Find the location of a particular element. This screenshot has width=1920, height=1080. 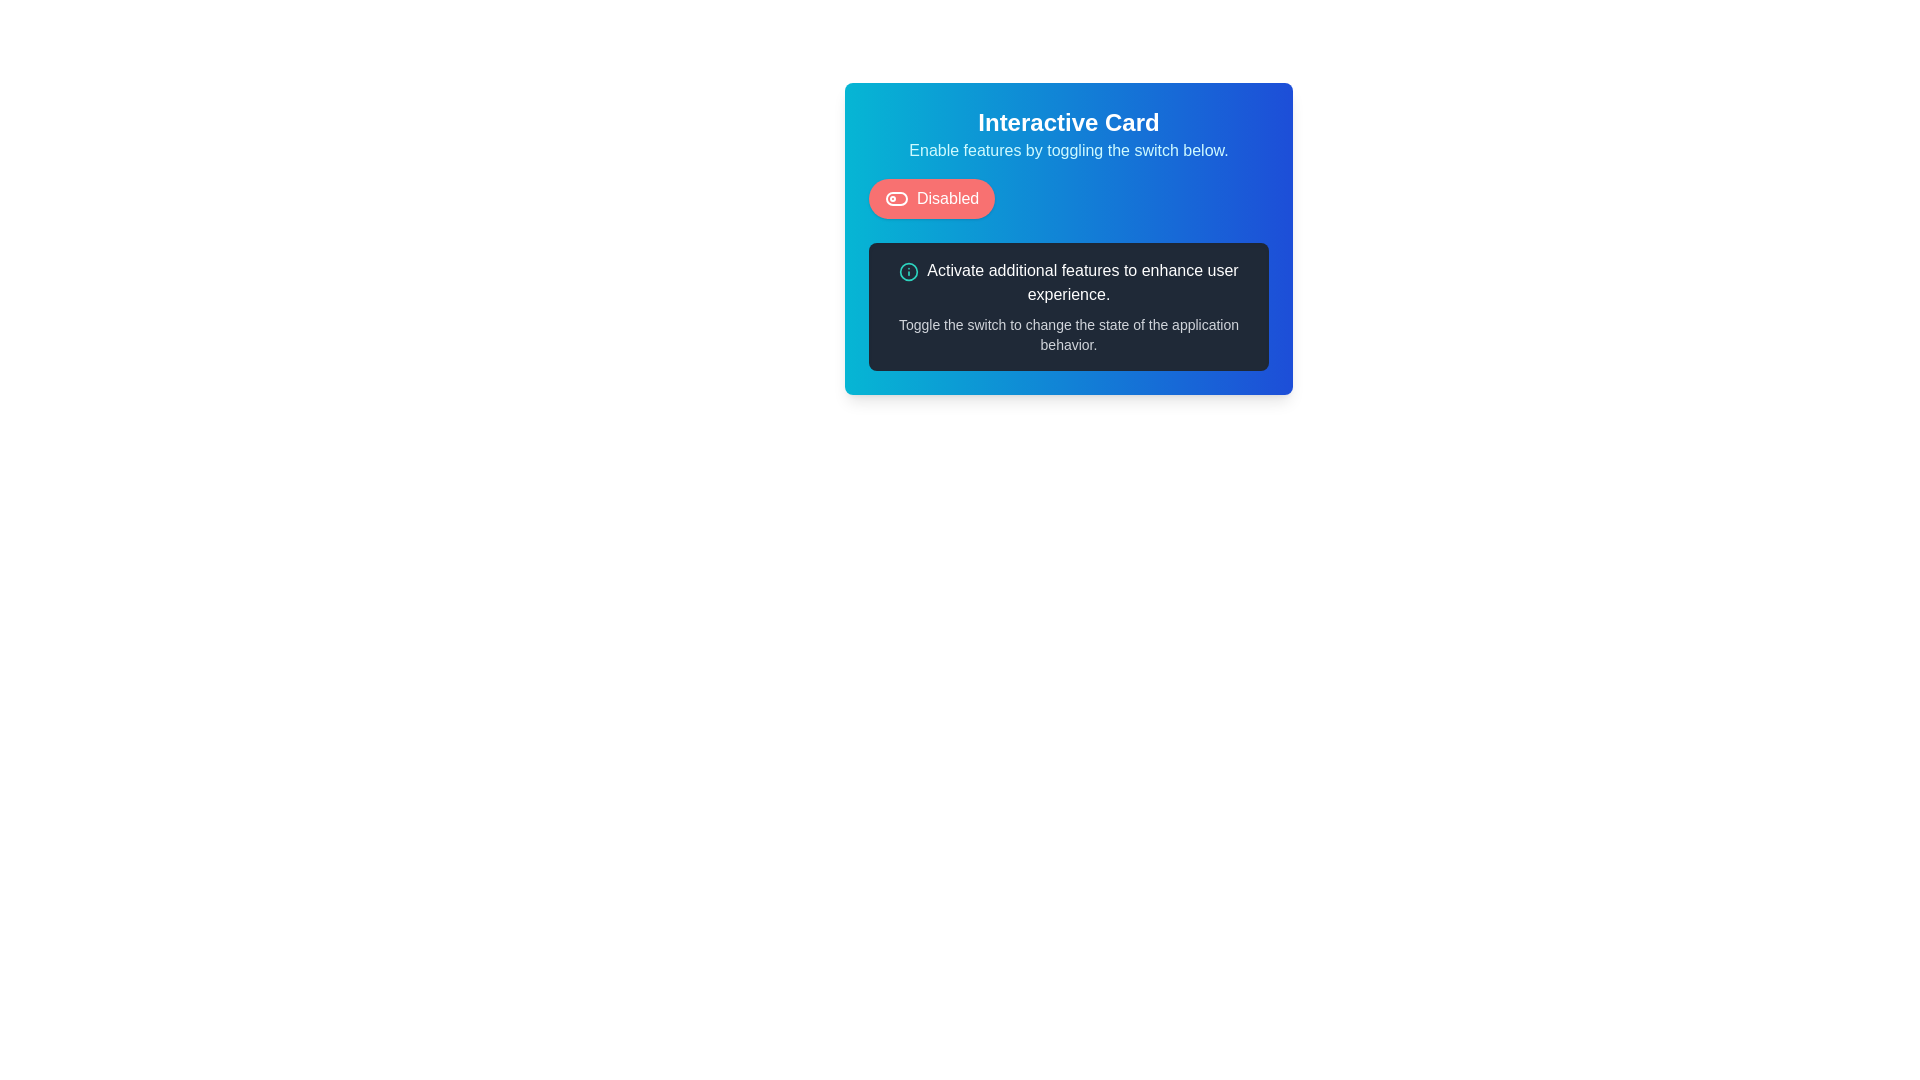

the text block that serves as the title and brief instruction for the card, located at the top of the card with a gradient background from cyan to blue is located at coordinates (1068, 135).